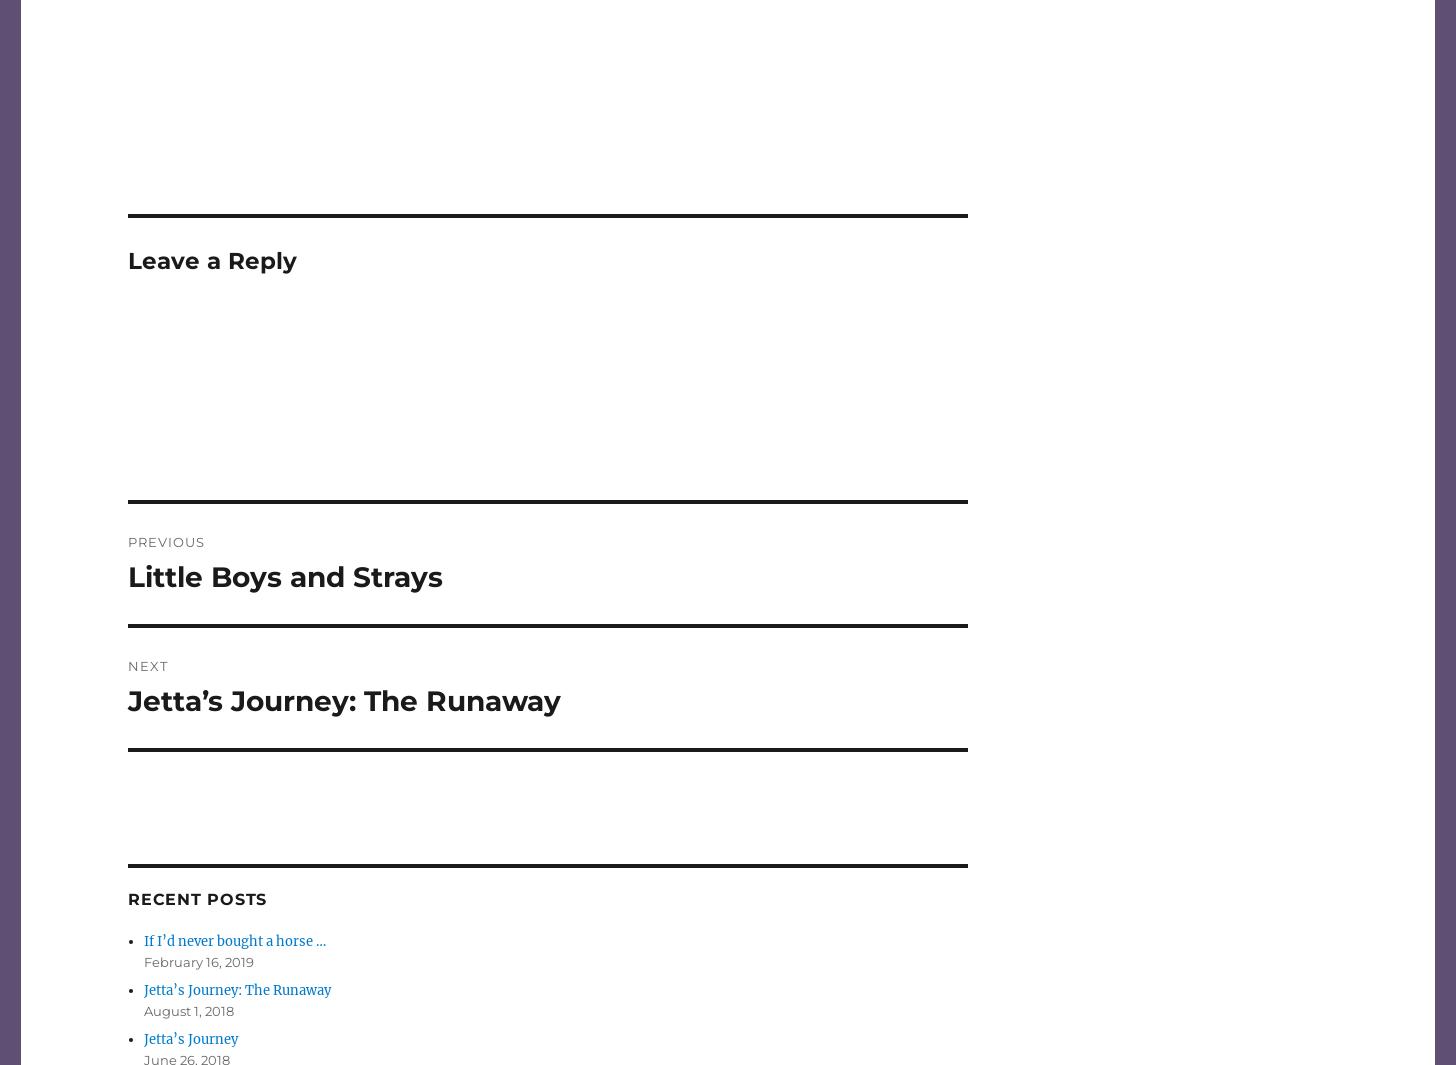  I want to click on 'February 16, 2019', so click(198, 962).